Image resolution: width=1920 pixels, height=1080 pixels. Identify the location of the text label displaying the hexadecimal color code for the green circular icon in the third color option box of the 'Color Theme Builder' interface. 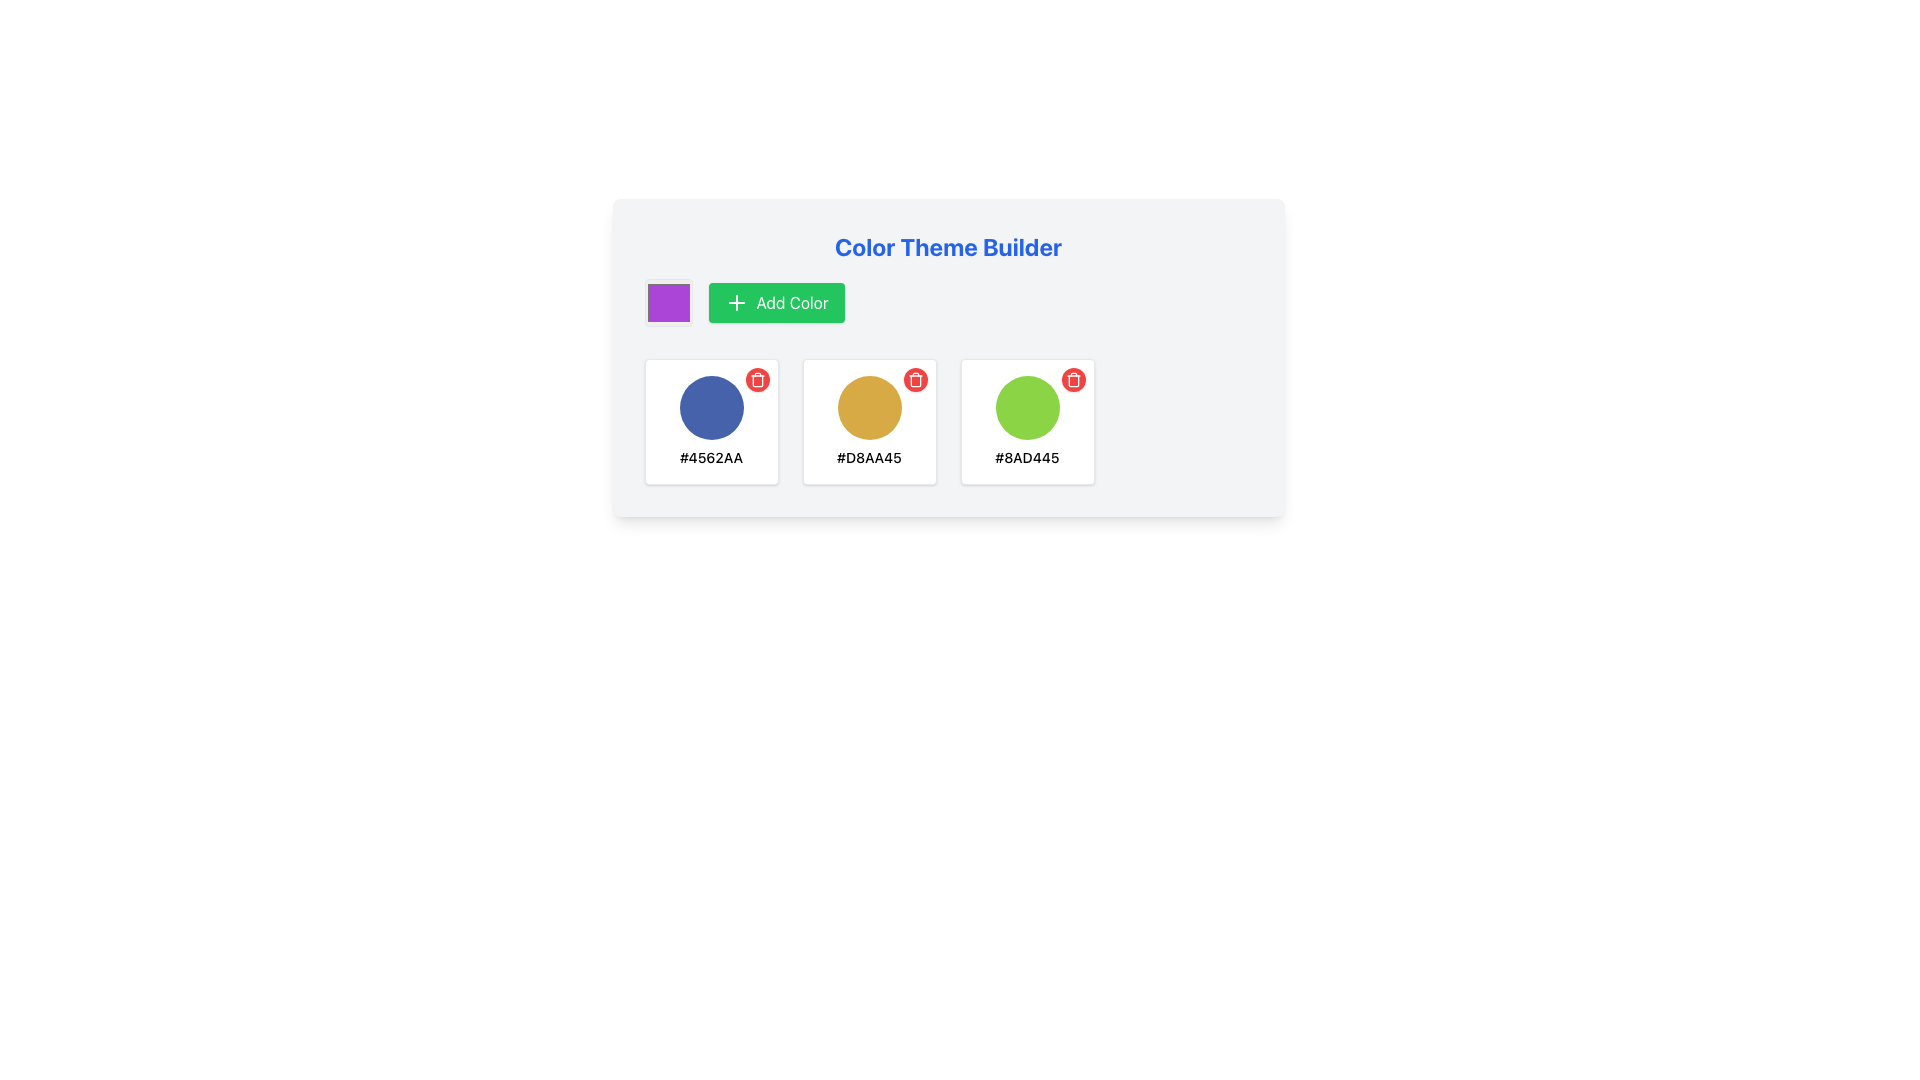
(1027, 458).